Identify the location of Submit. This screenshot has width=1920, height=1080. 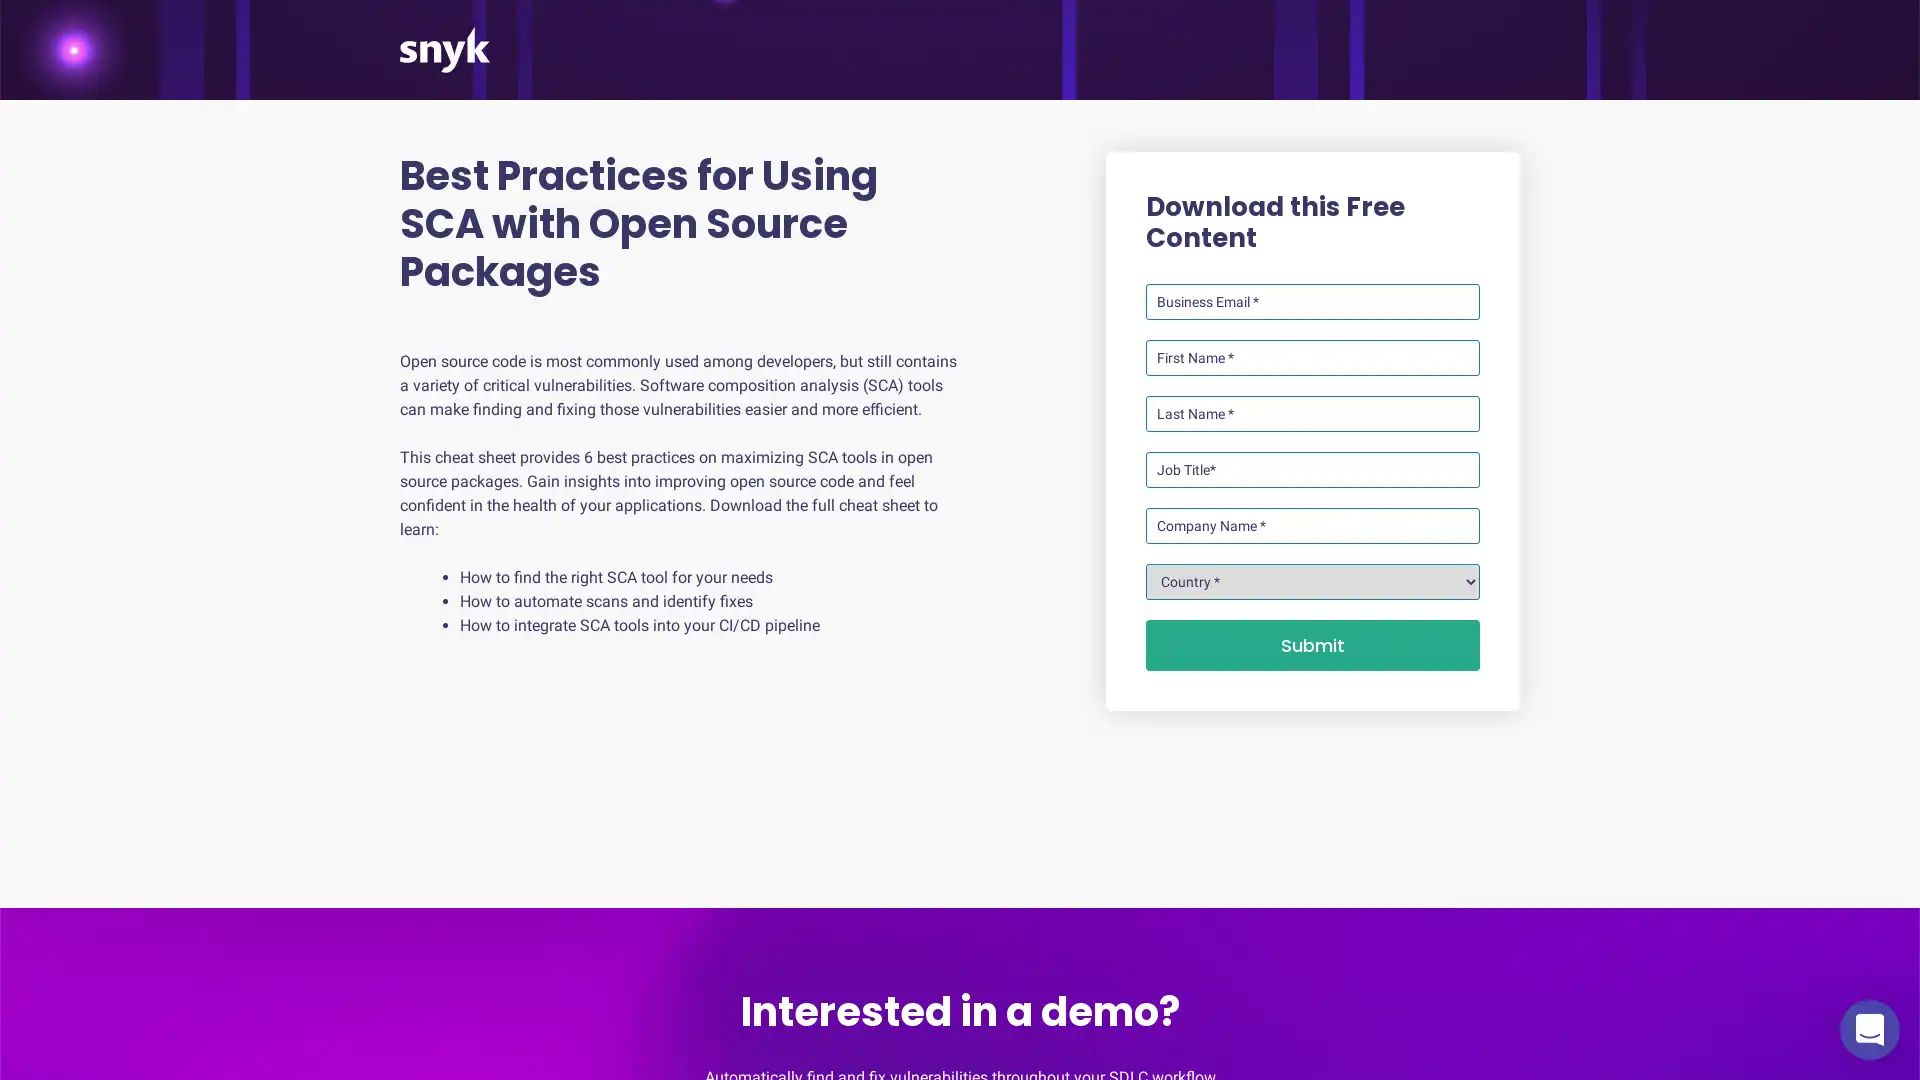
(1312, 645).